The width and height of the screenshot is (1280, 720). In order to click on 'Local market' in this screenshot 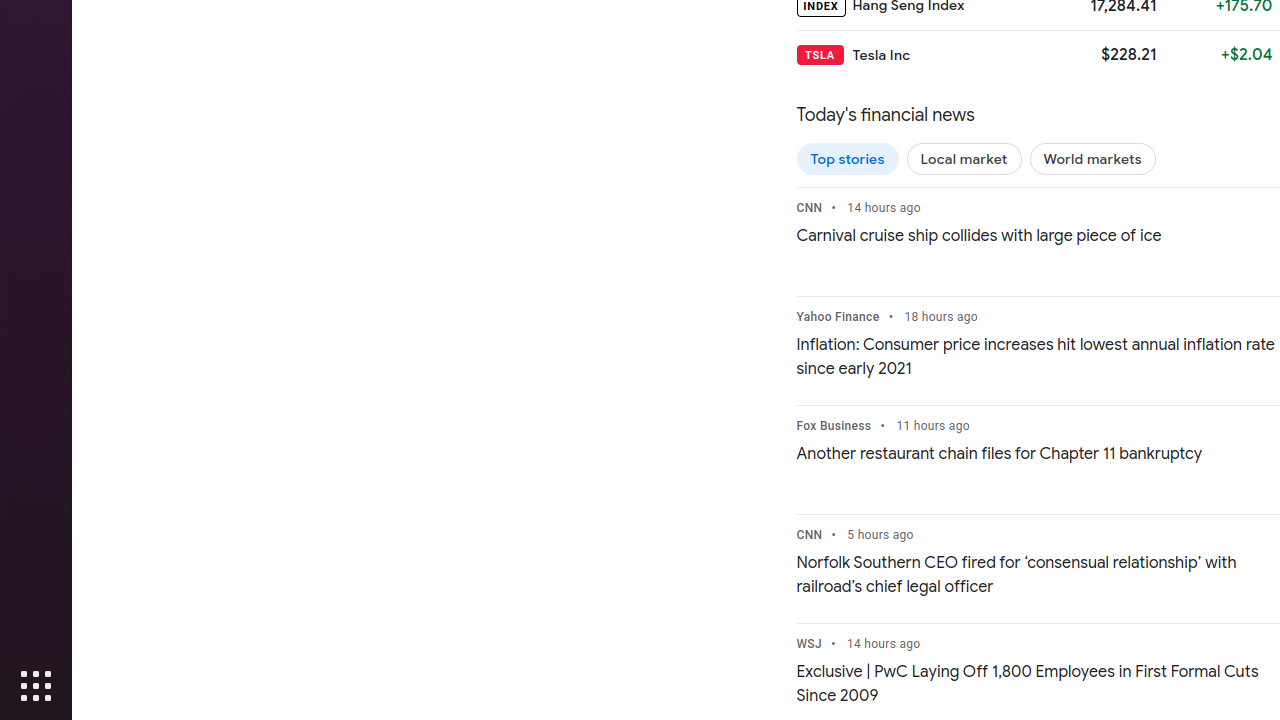, I will do `click(963, 157)`.